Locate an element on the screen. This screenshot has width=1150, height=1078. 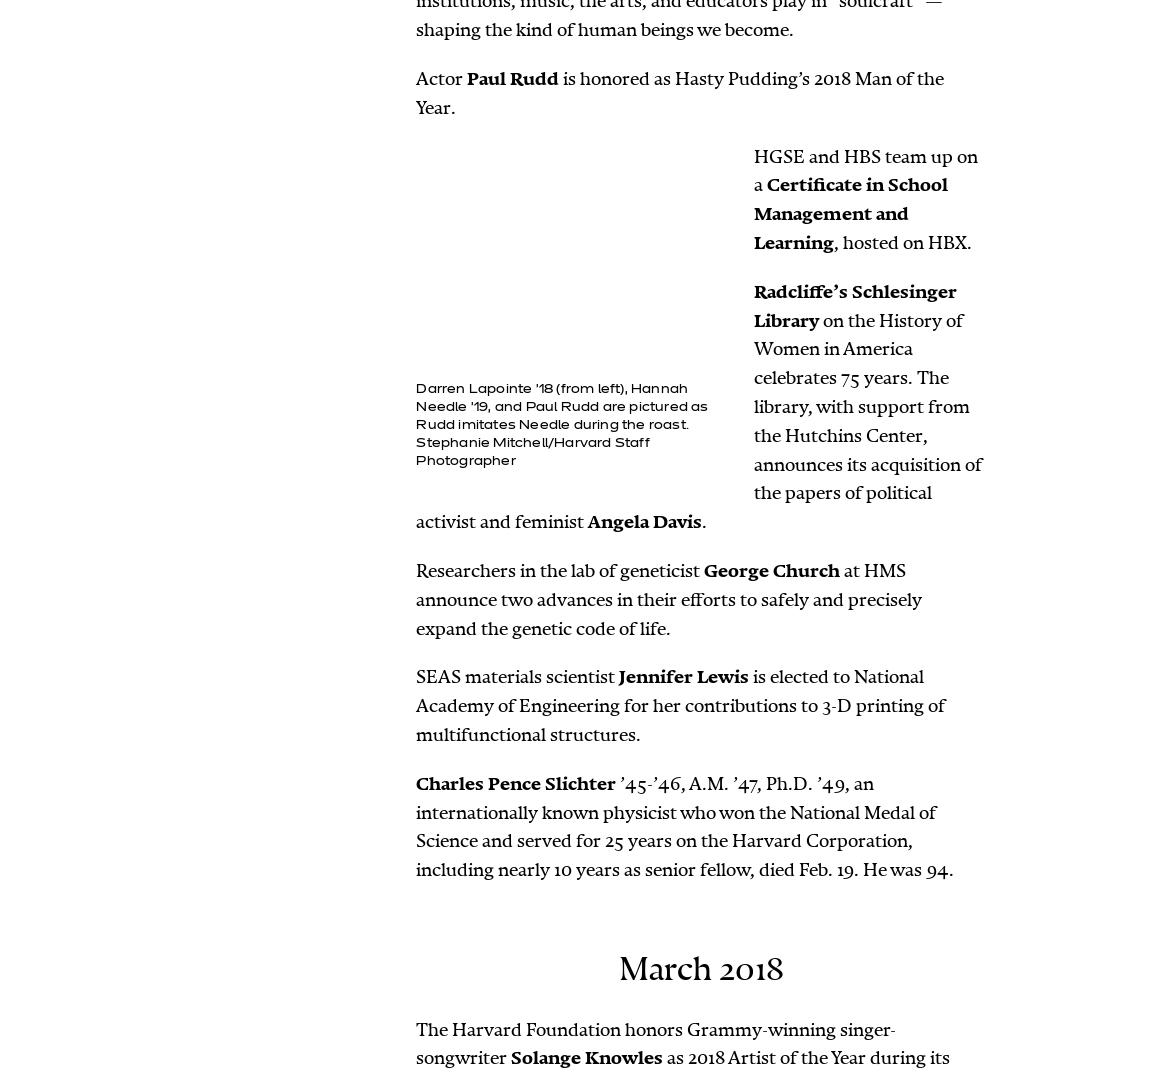
'Certificate in School Management and Learning' is located at coordinates (752, 213).